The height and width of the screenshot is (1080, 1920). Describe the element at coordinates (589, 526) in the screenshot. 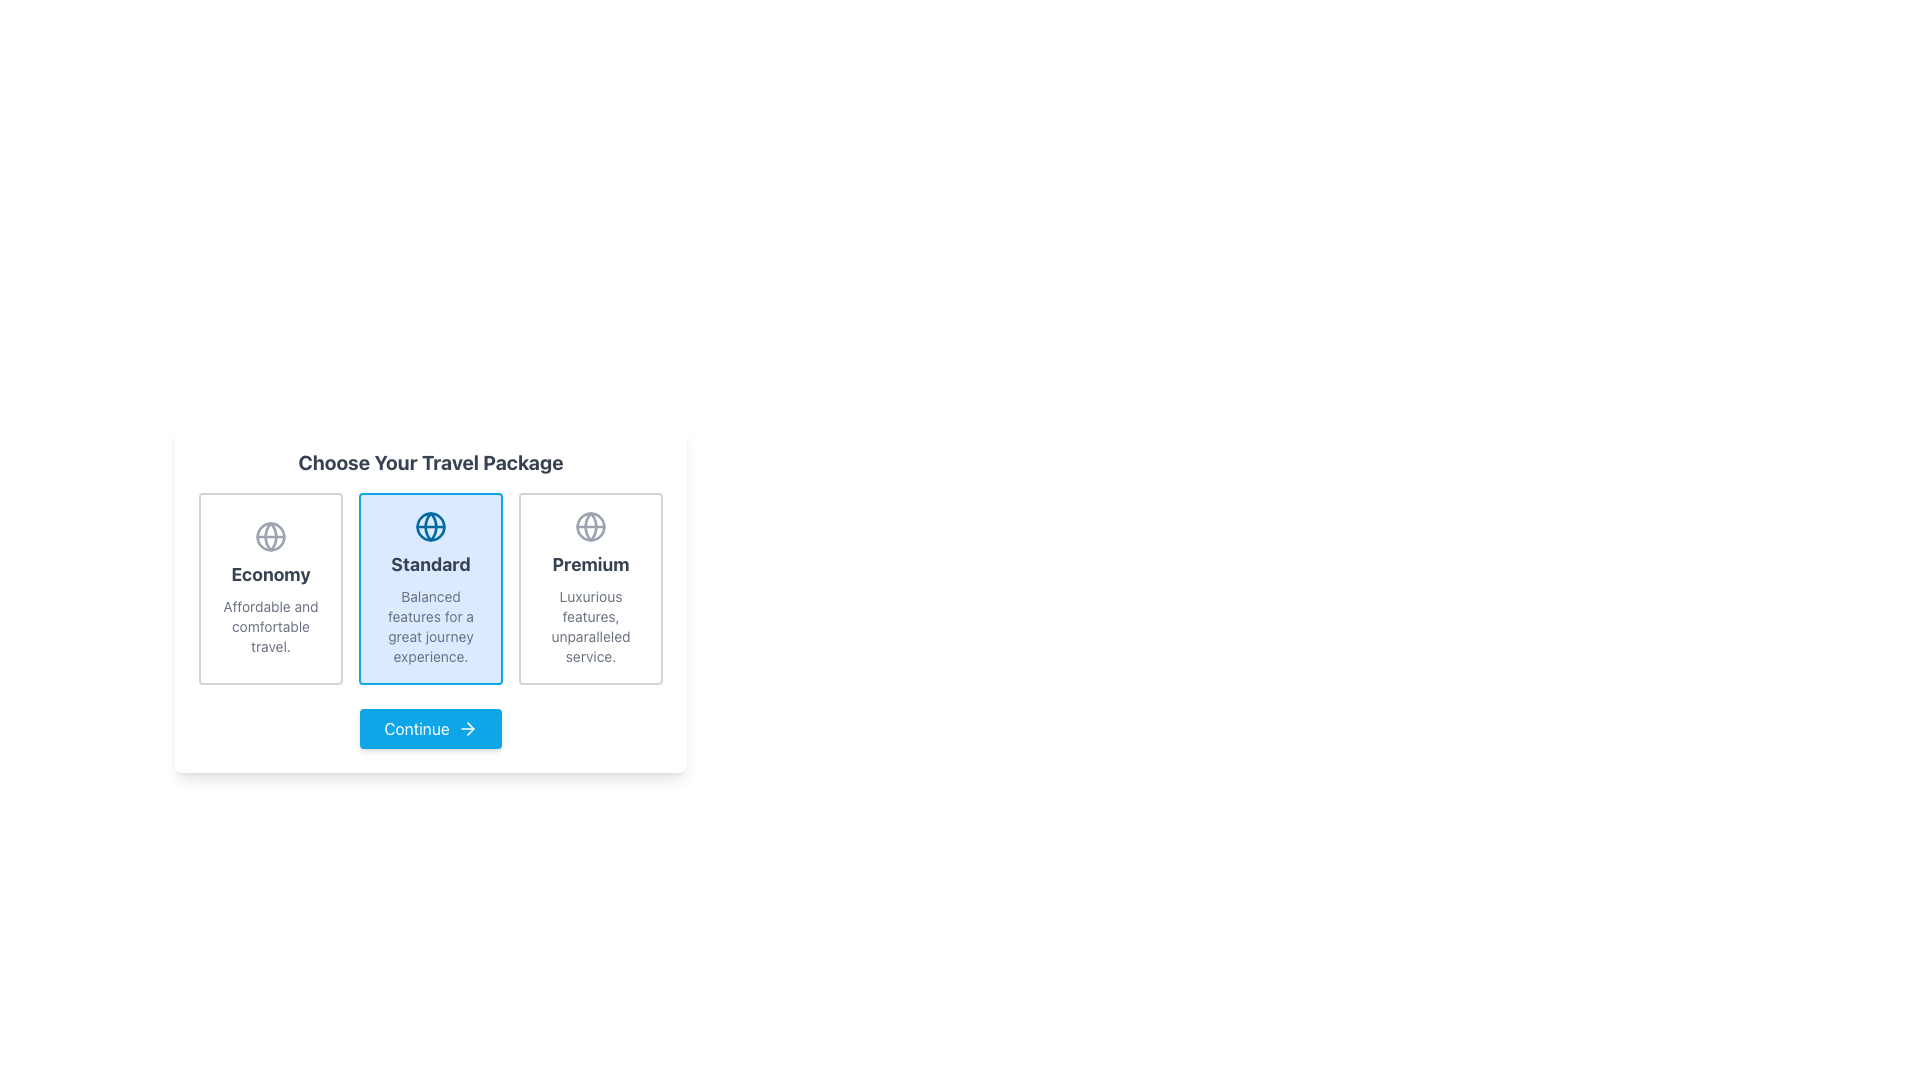

I see `the globe icon representing the 'Premium' option, which is located in the rightmost column of the three horizontally displayed cards, above the 'Premium' label` at that location.